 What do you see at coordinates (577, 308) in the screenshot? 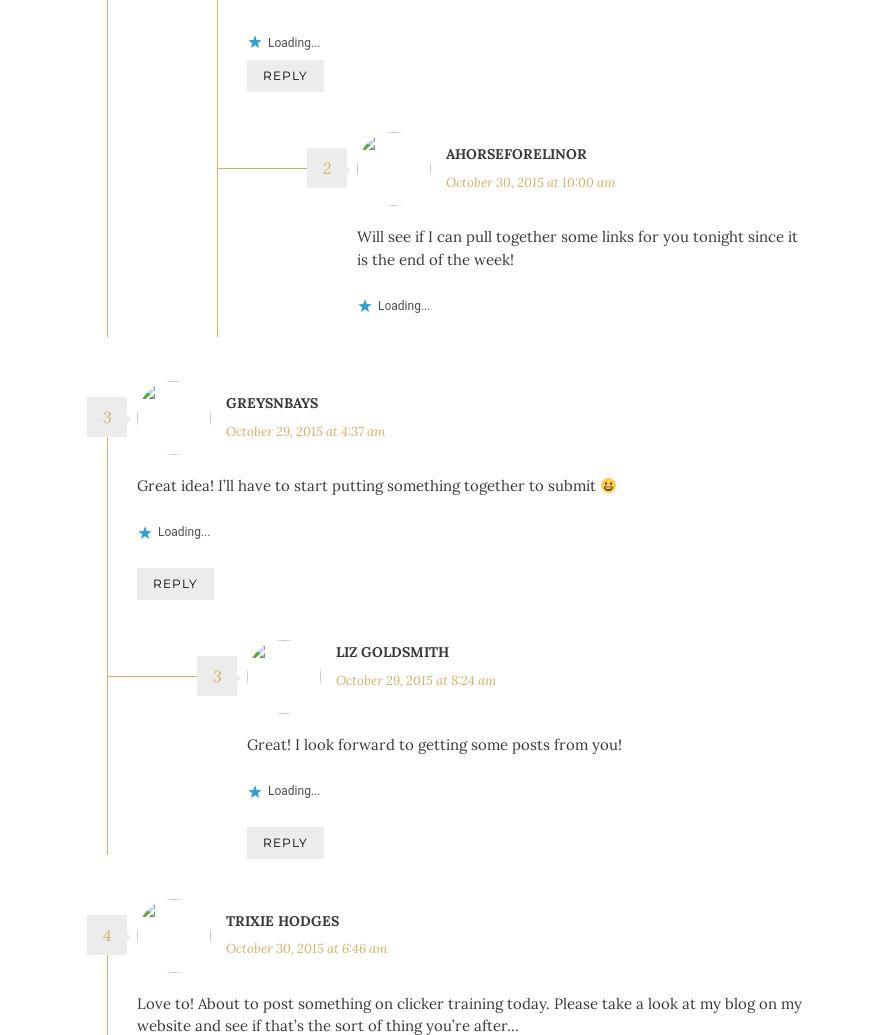
I see `'Will see if I can pull together some links for you tonight since it is the end of the week!'` at bounding box center [577, 308].